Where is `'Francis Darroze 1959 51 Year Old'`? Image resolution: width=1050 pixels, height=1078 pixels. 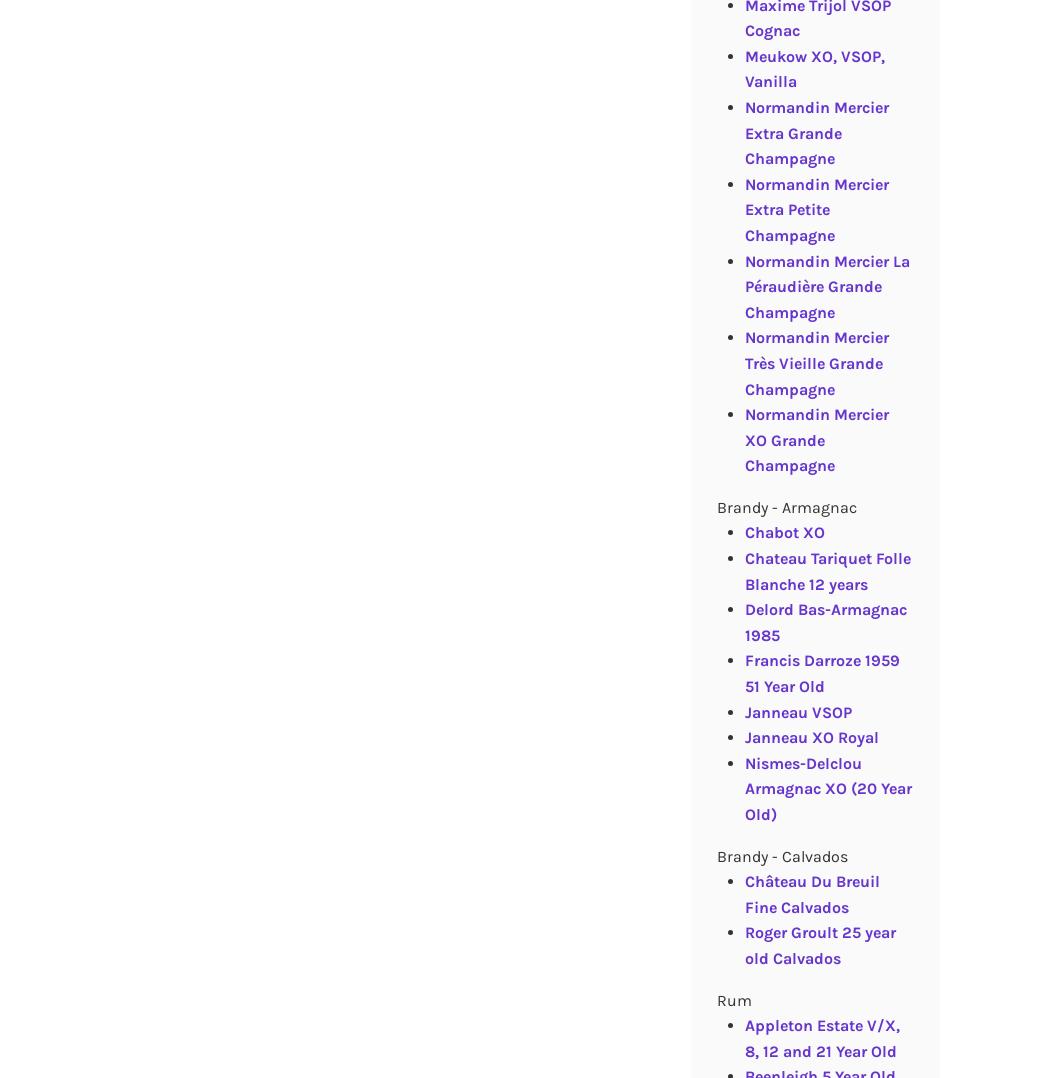
'Francis Darroze 1959 51 Year Old' is located at coordinates (820, 673).